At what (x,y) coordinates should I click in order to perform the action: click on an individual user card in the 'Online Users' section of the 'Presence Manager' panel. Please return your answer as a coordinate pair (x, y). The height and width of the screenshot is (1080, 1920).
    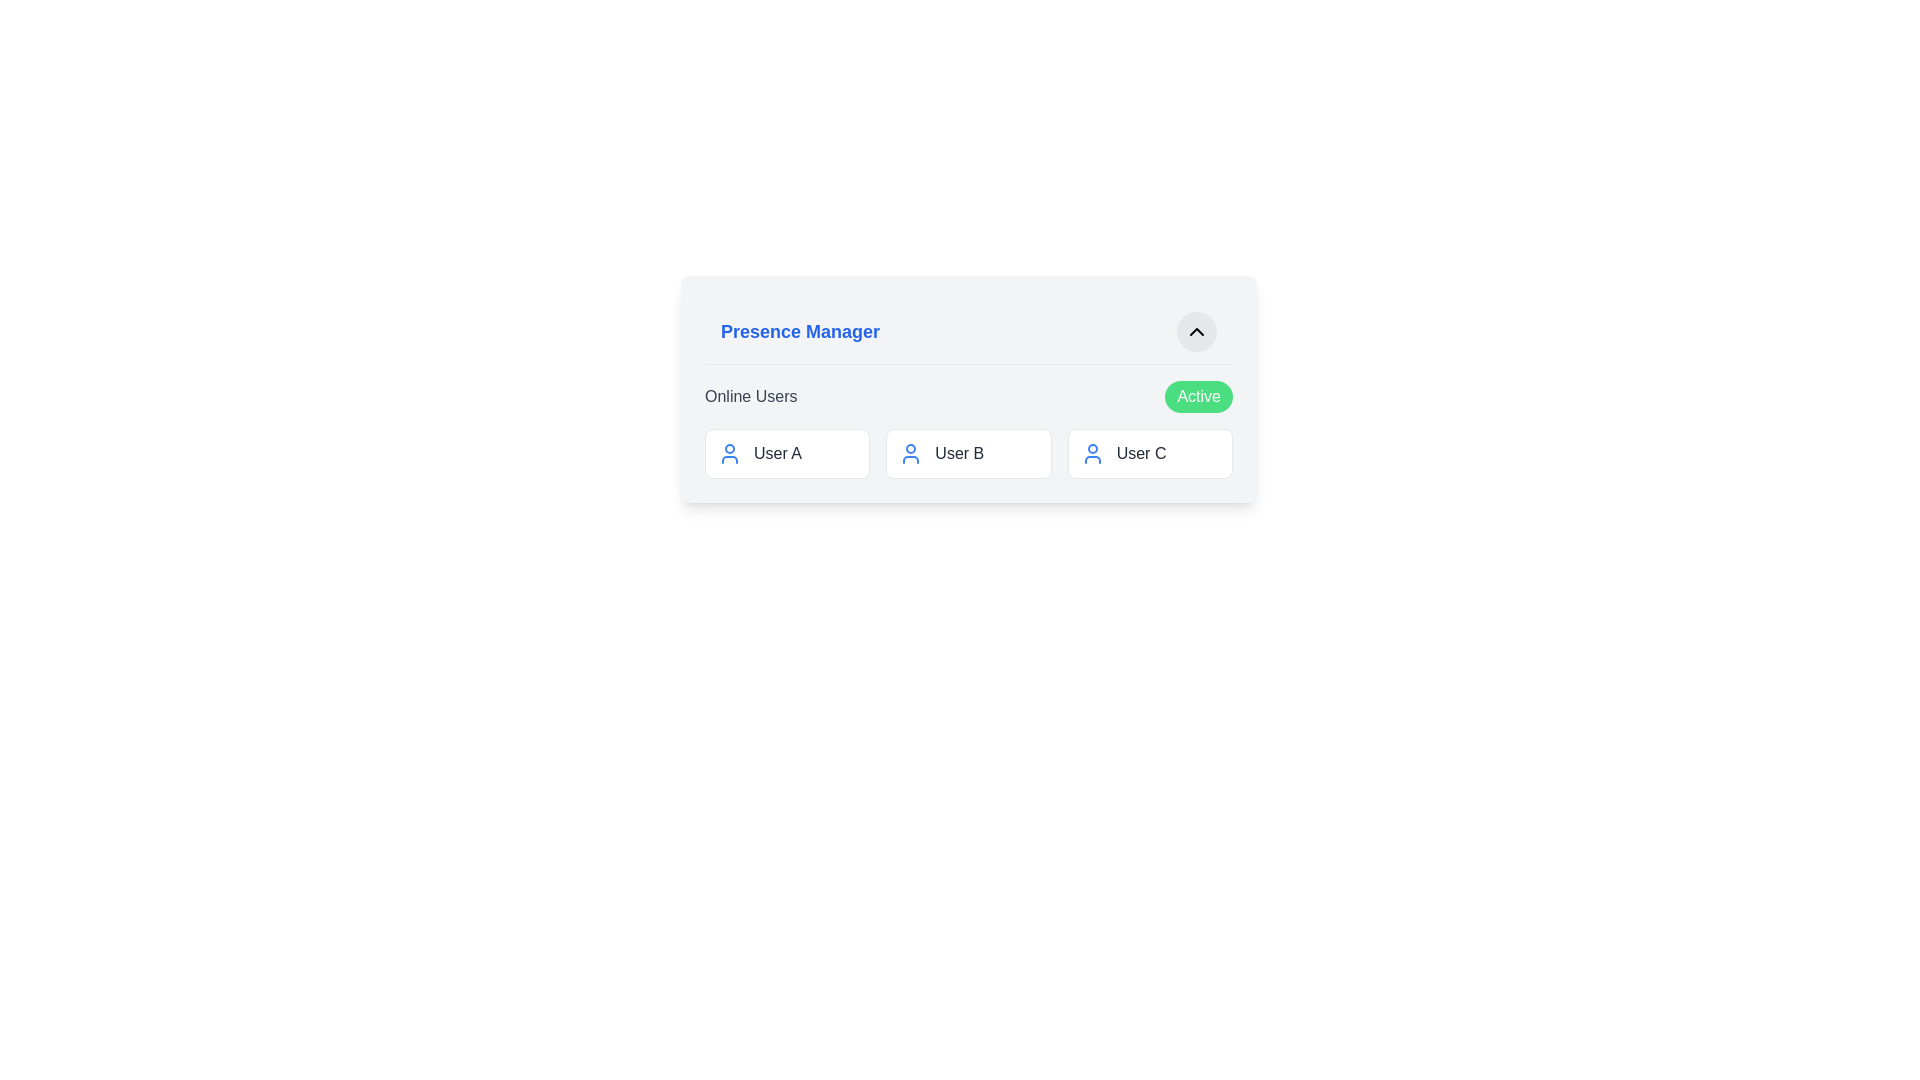
    Looking at the image, I should click on (969, 428).